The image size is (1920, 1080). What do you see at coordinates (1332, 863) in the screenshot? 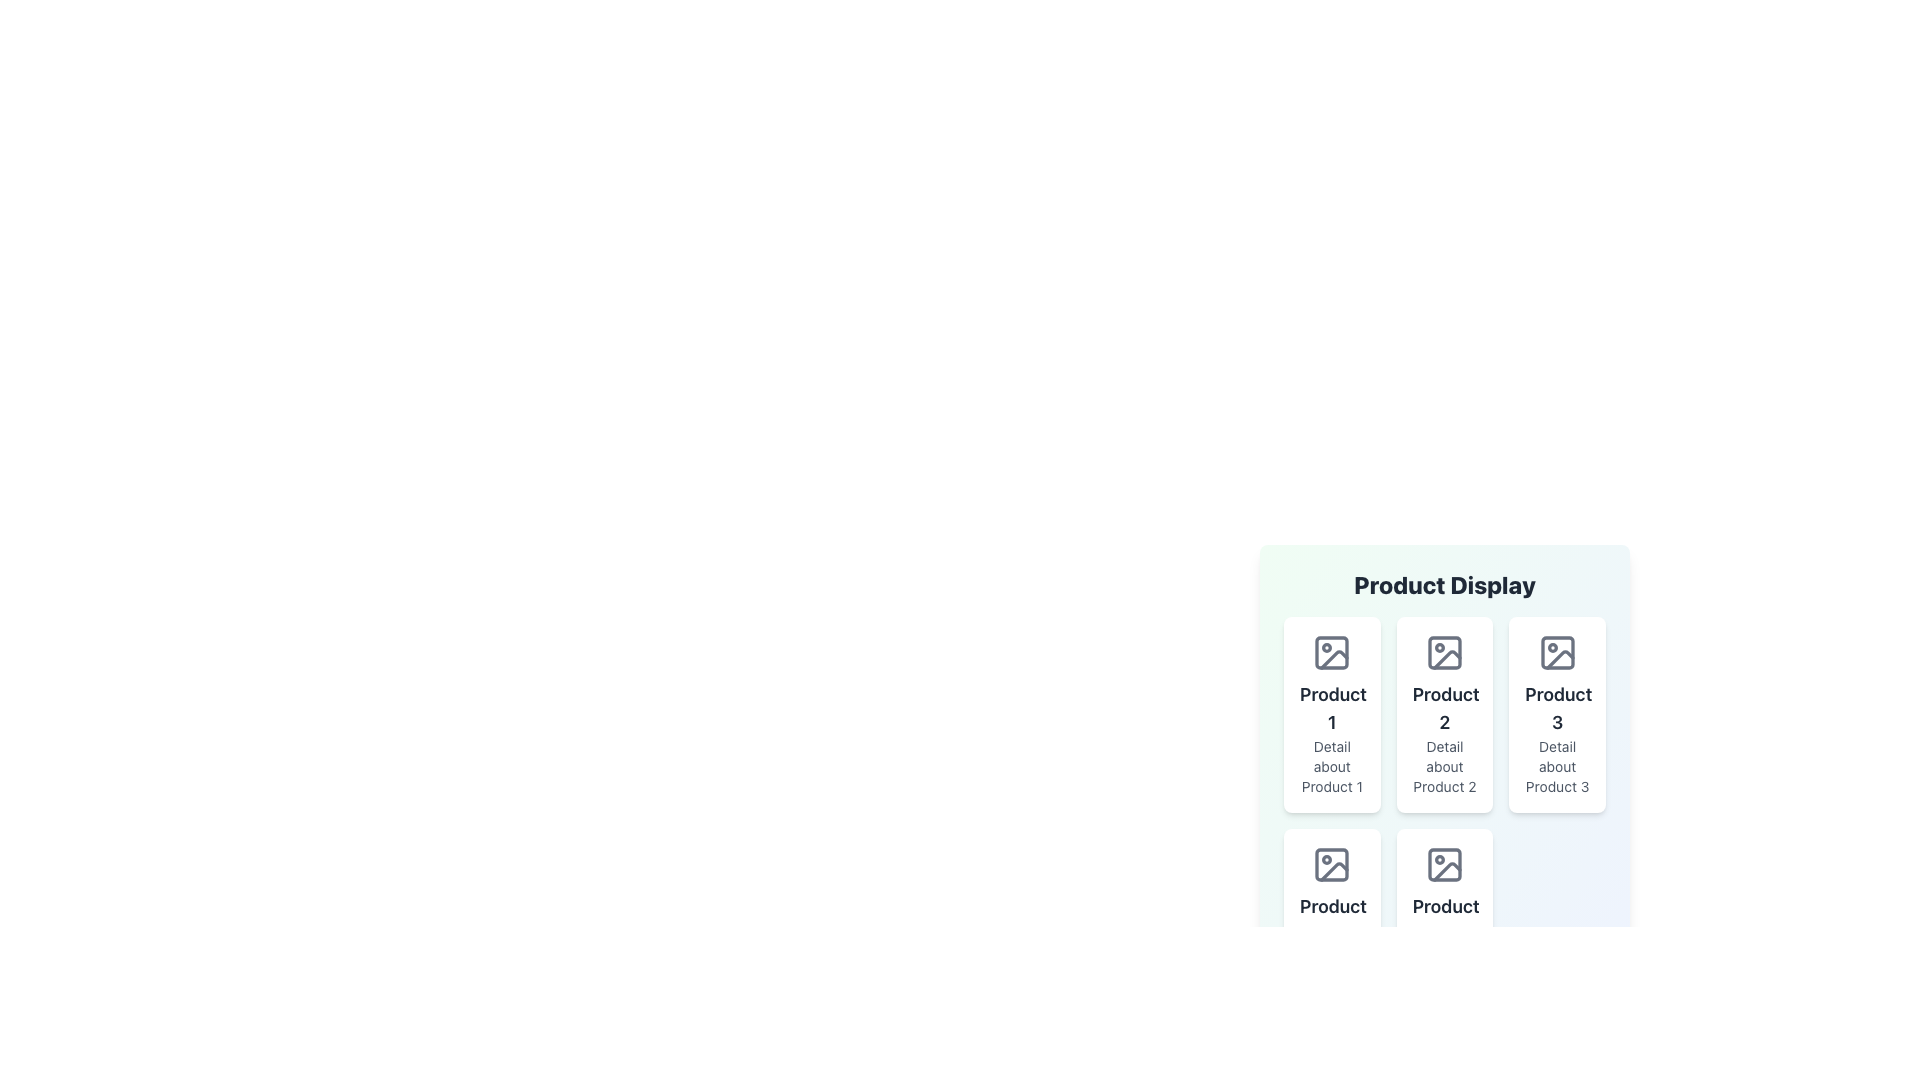
I see `the icon representing 'Product 4', which is located at the top center of the product card` at bounding box center [1332, 863].